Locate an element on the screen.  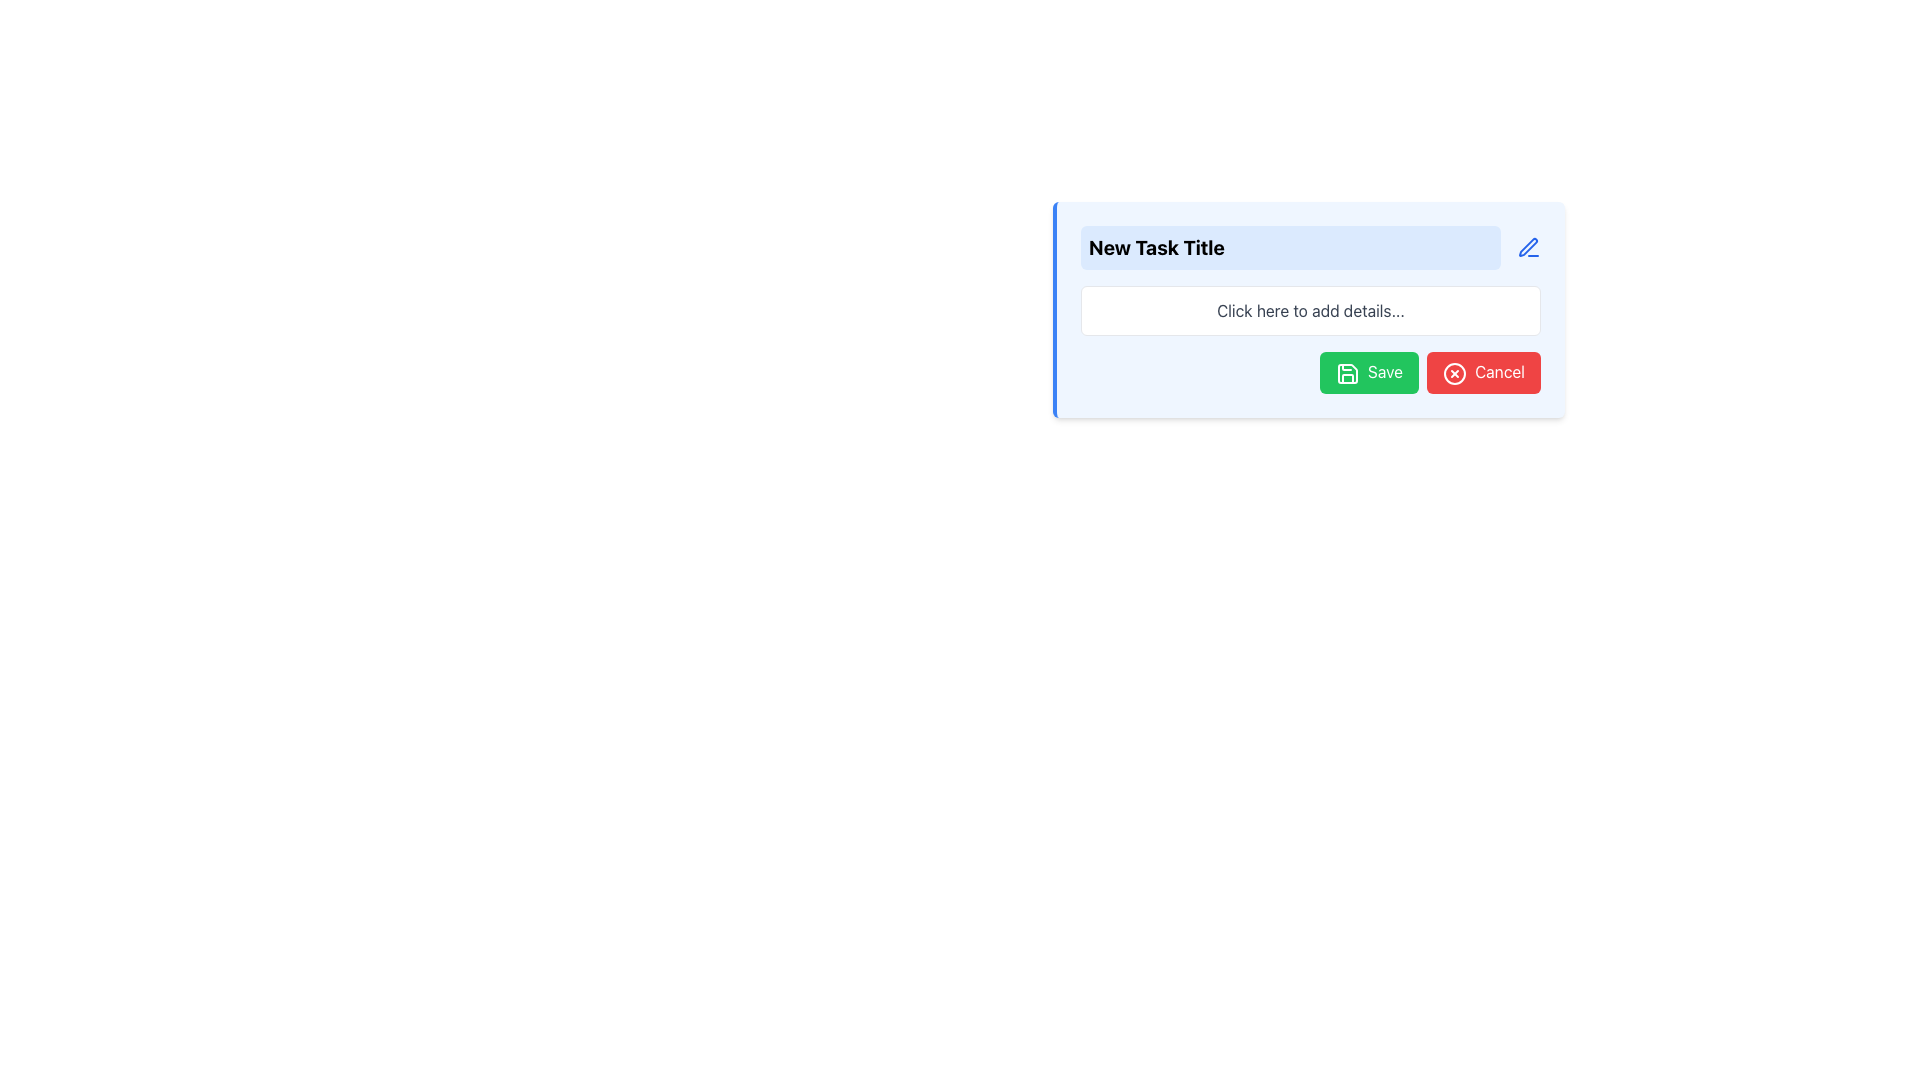
the green 'Save' button with a floppy disk icon on the left is located at coordinates (1368, 372).